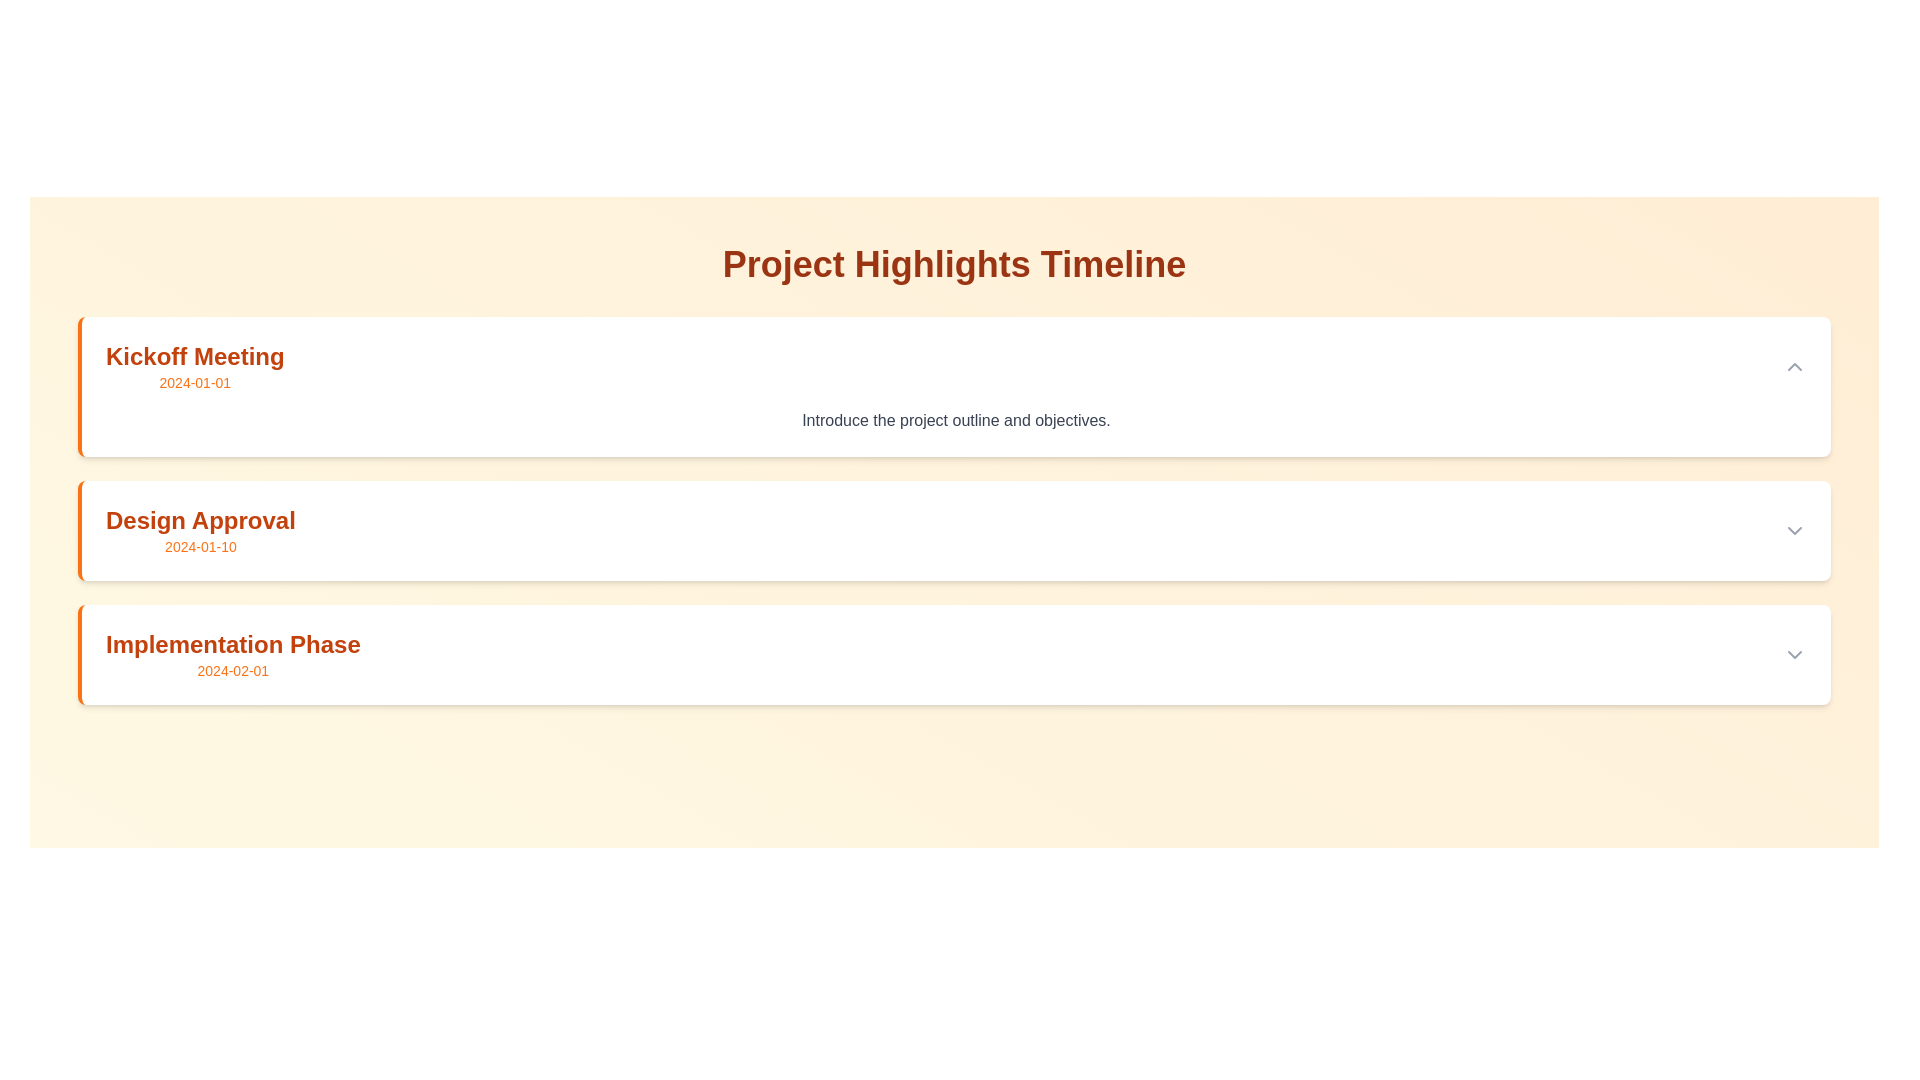 This screenshot has height=1080, width=1920. Describe the element at coordinates (200, 519) in the screenshot. I see `text of the heading 'Design Approval' which is displayed in a bold, orange-serif font, positioned as the second item in a vertically stacked list of items` at that location.